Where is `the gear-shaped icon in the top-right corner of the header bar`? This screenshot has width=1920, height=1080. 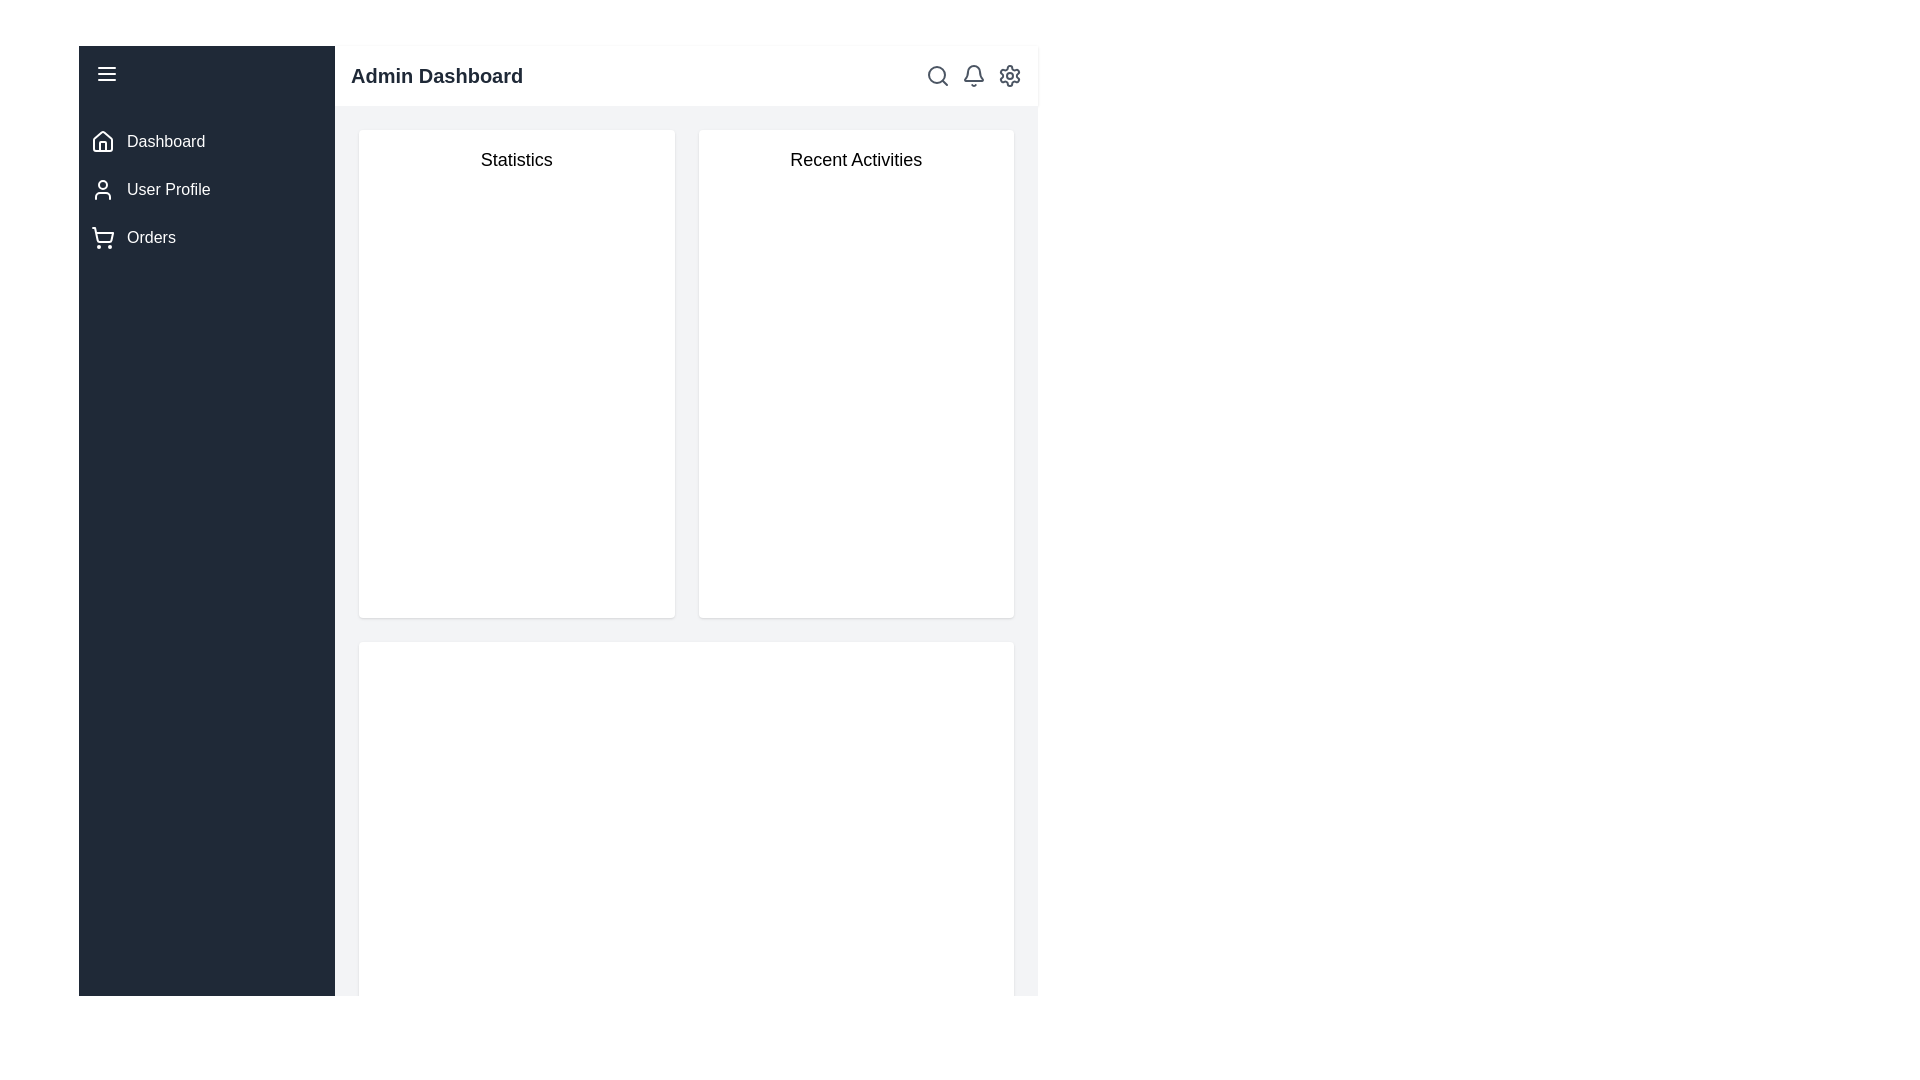
the gear-shaped icon in the top-right corner of the header bar is located at coordinates (1009, 75).